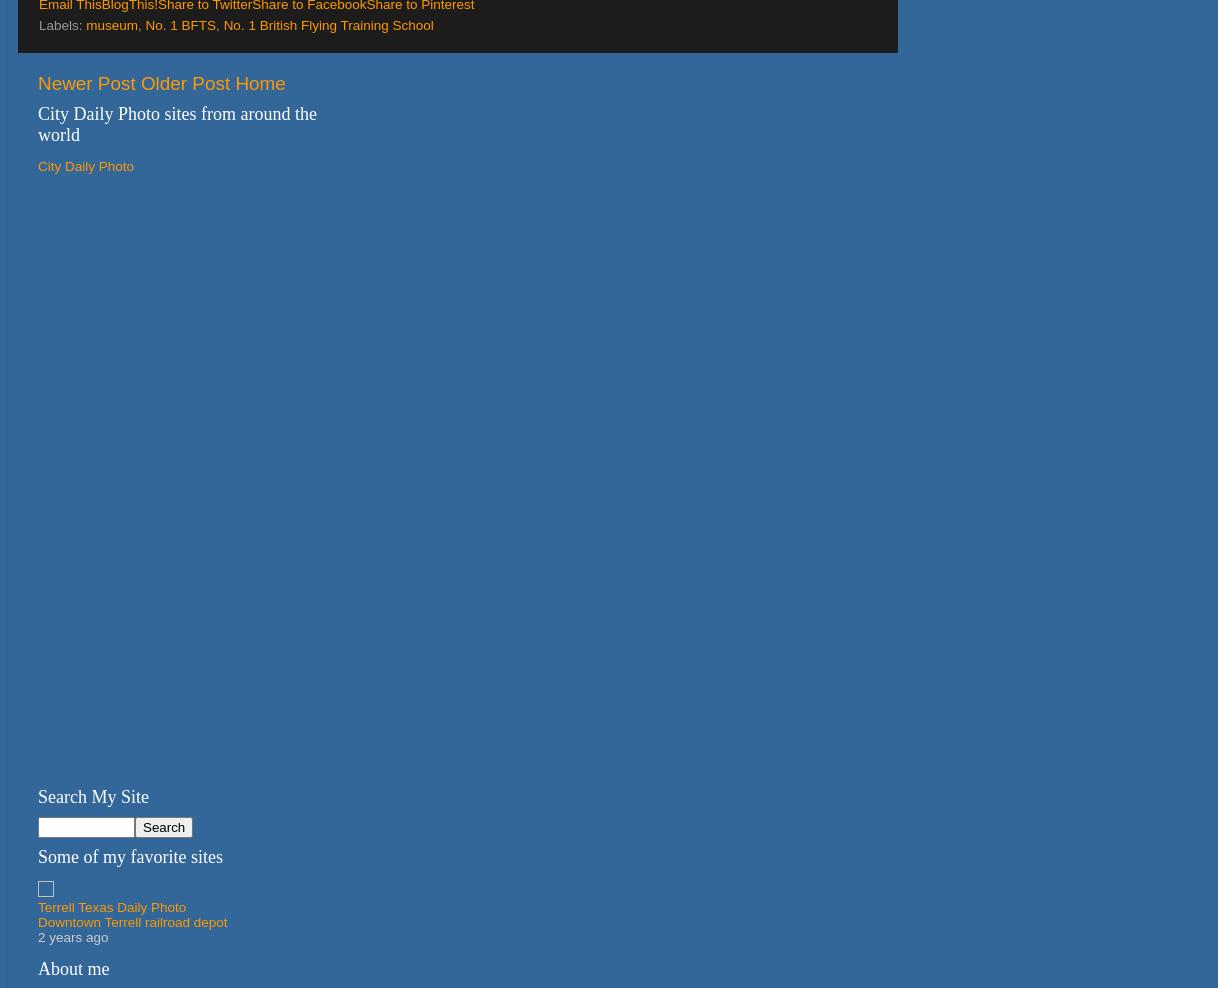 Image resolution: width=1218 pixels, height=988 pixels. Describe the element at coordinates (176, 123) in the screenshot. I see `'City Daily Photo sites from around the world'` at that location.